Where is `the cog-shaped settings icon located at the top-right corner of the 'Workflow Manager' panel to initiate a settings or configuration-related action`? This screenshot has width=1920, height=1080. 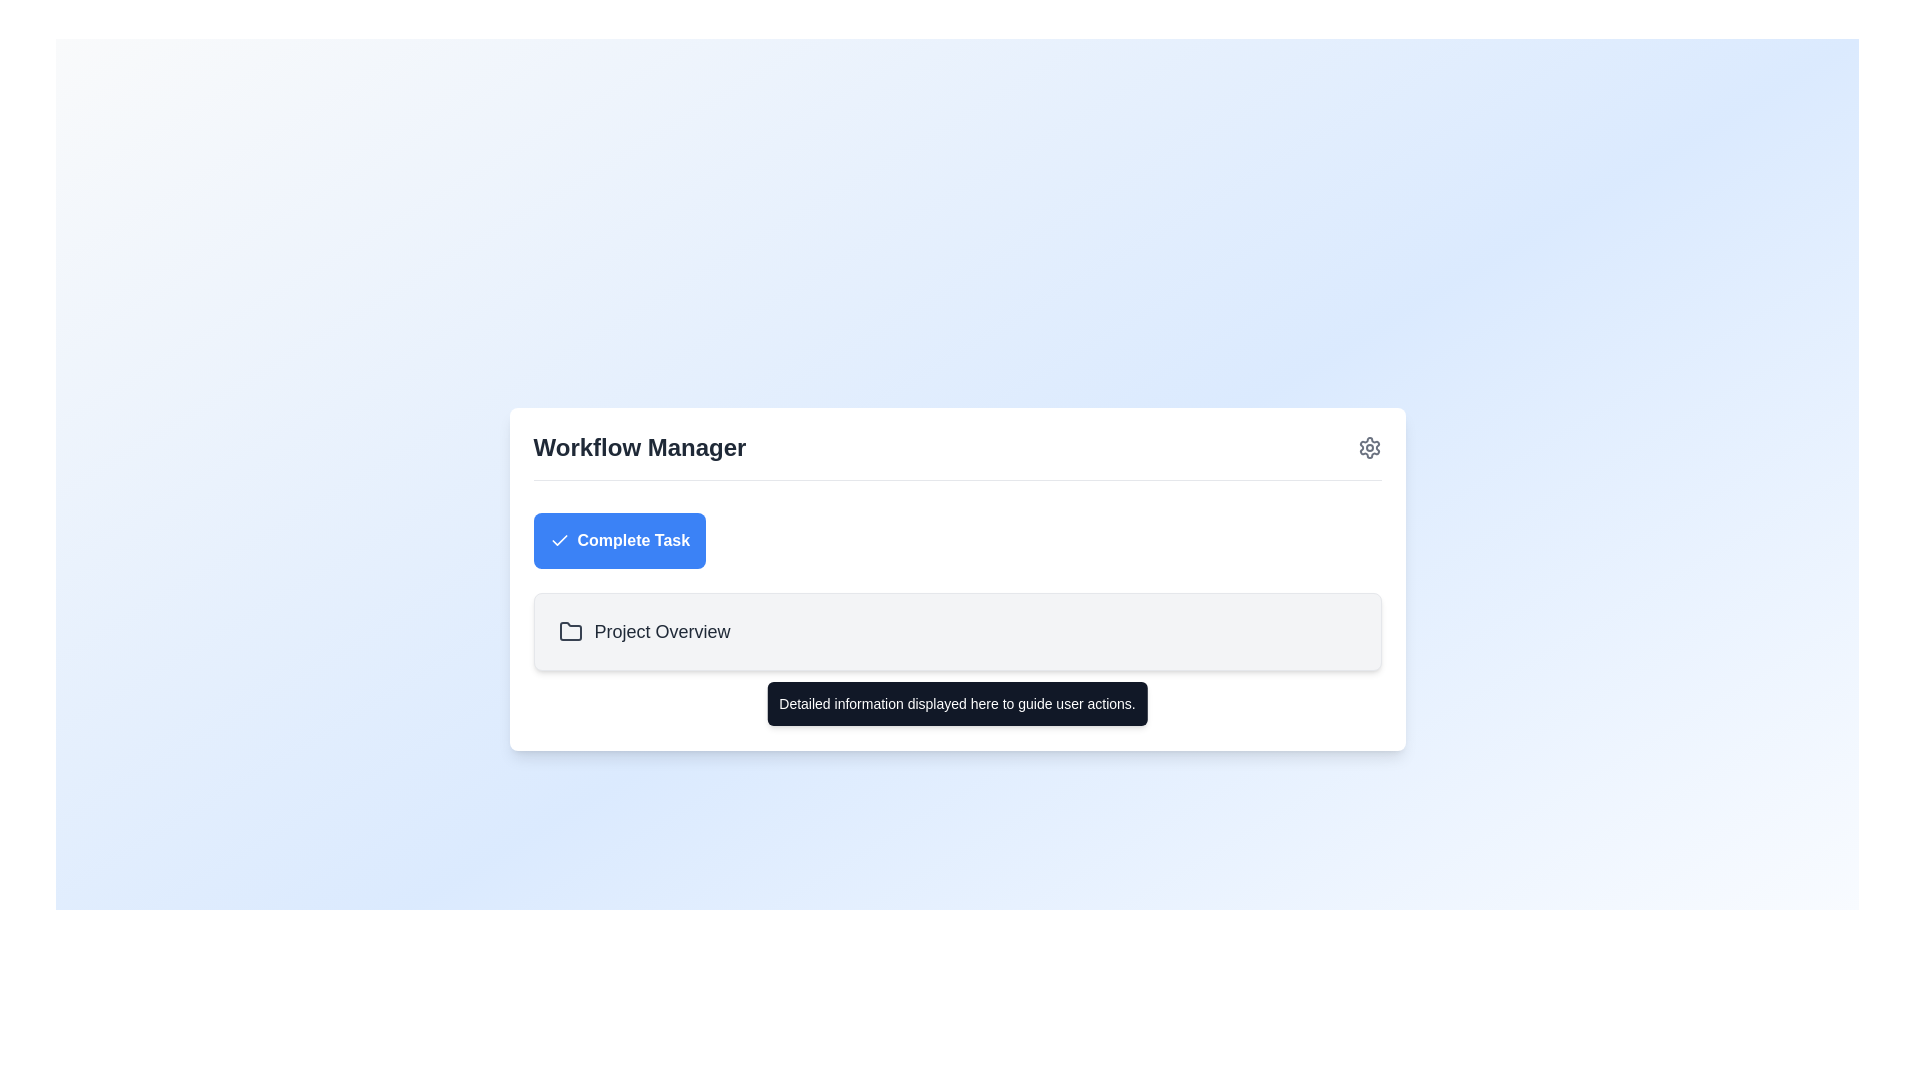
the cog-shaped settings icon located at the top-right corner of the 'Workflow Manager' panel to initiate a settings or configuration-related action is located at coordinates (1368, 446).